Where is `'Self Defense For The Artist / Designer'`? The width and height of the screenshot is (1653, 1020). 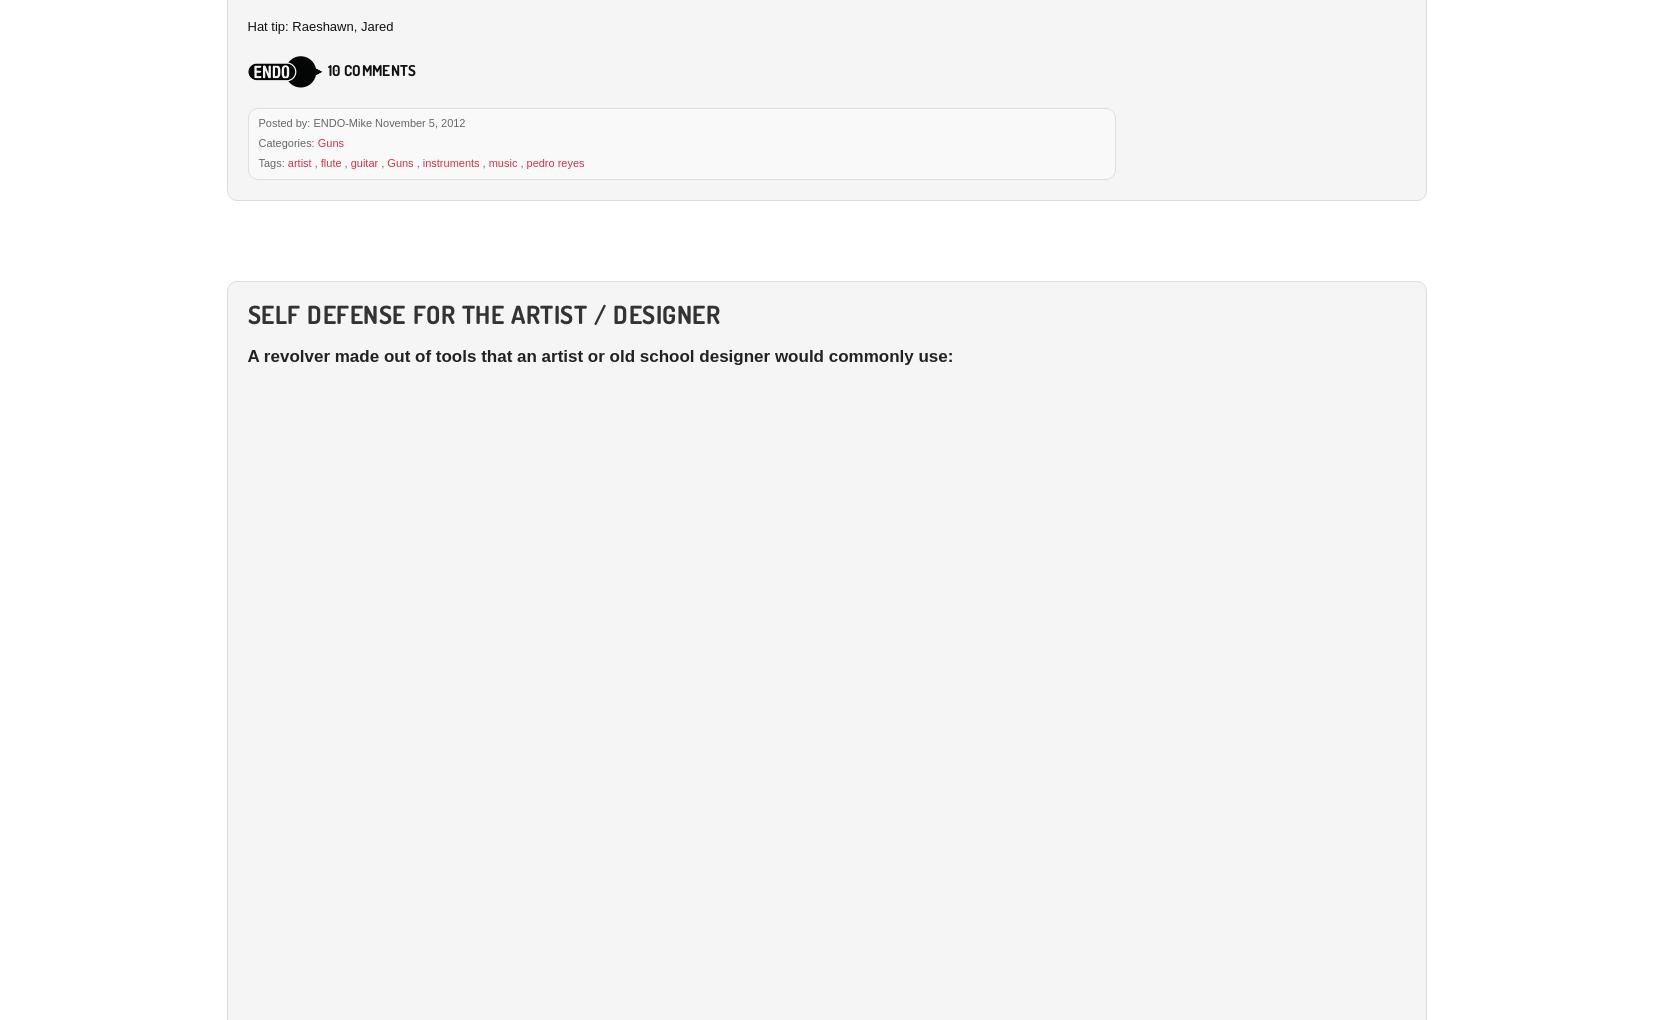
'Self Defense For The Artist / Designer' is located at coordinates (482, 313).